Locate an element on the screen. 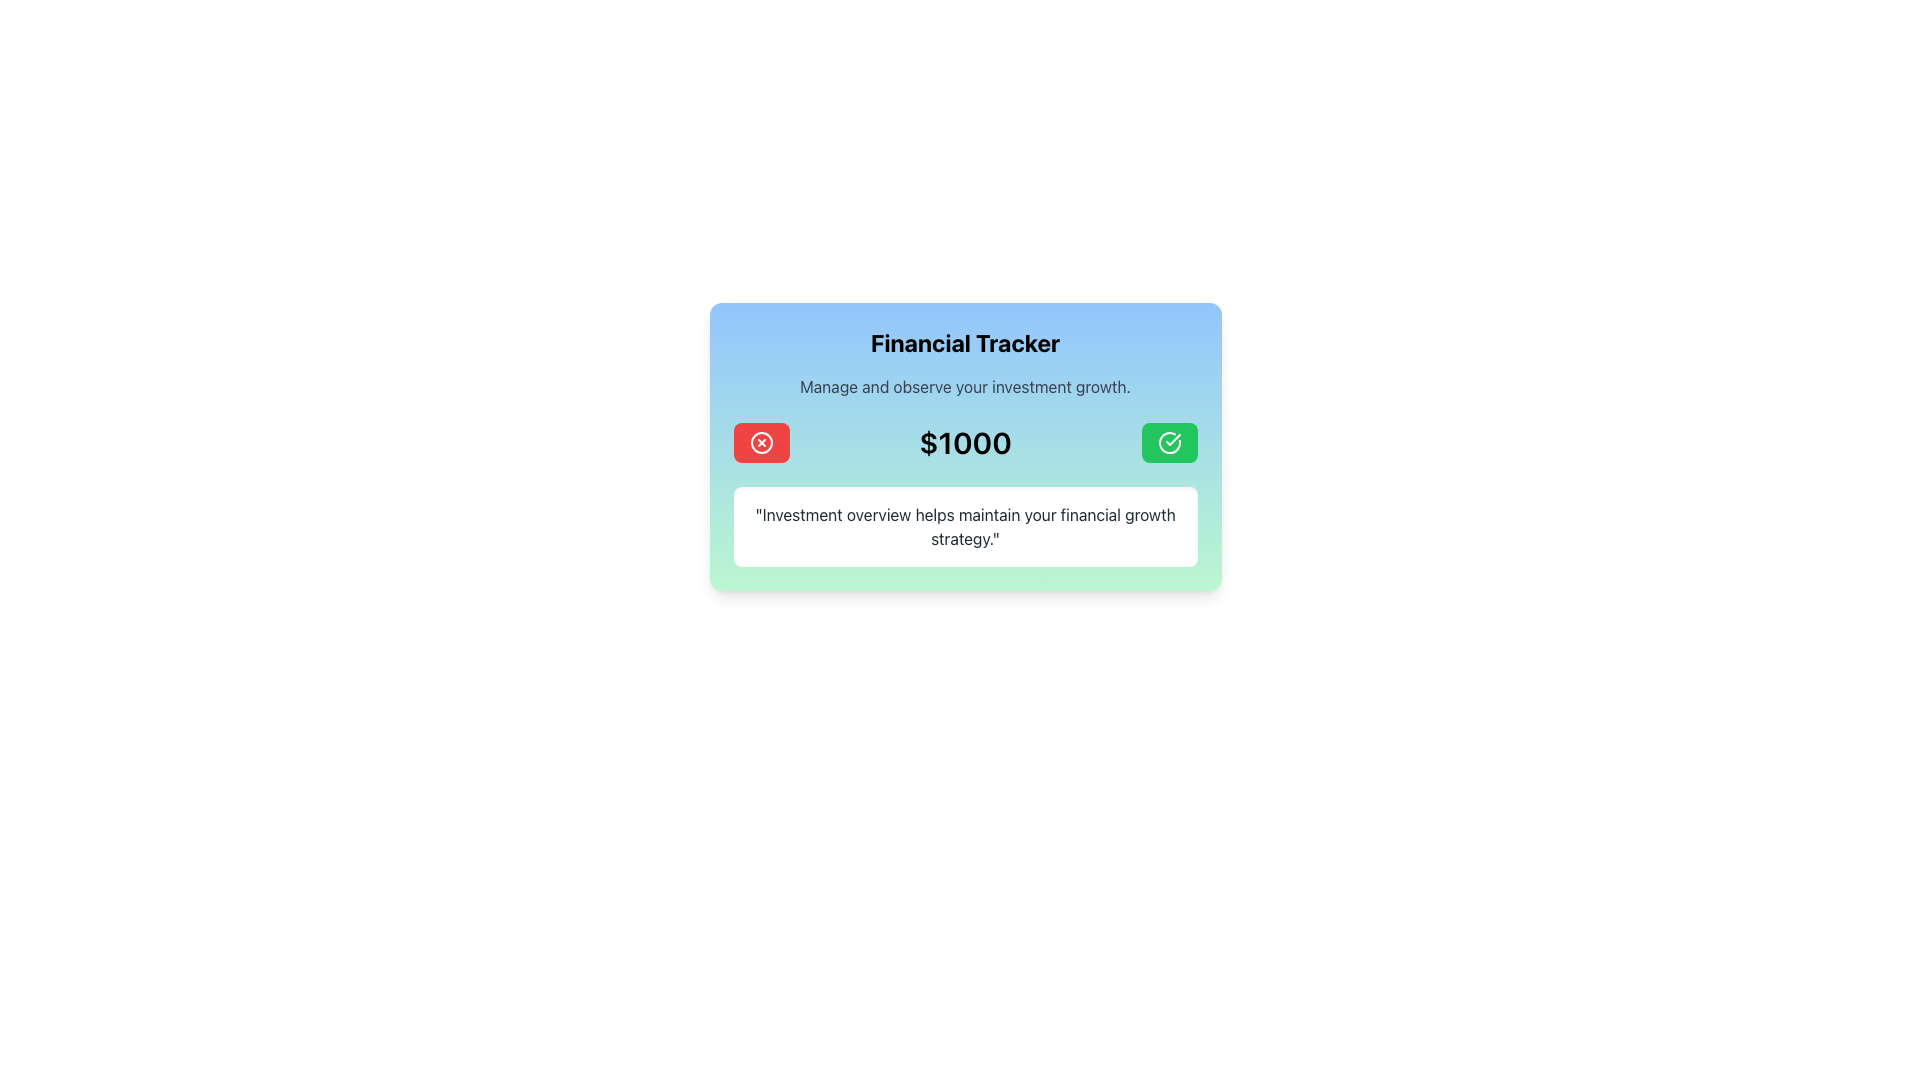 The image size is (1920, 1080). the Text Block containing the phrase 'Investment overview helps maintain your financial growth strategy', which is styled in dark gray color and located within a white box in the lower section of the blue-to-green gradient interface is located at coordinates (965, 526).